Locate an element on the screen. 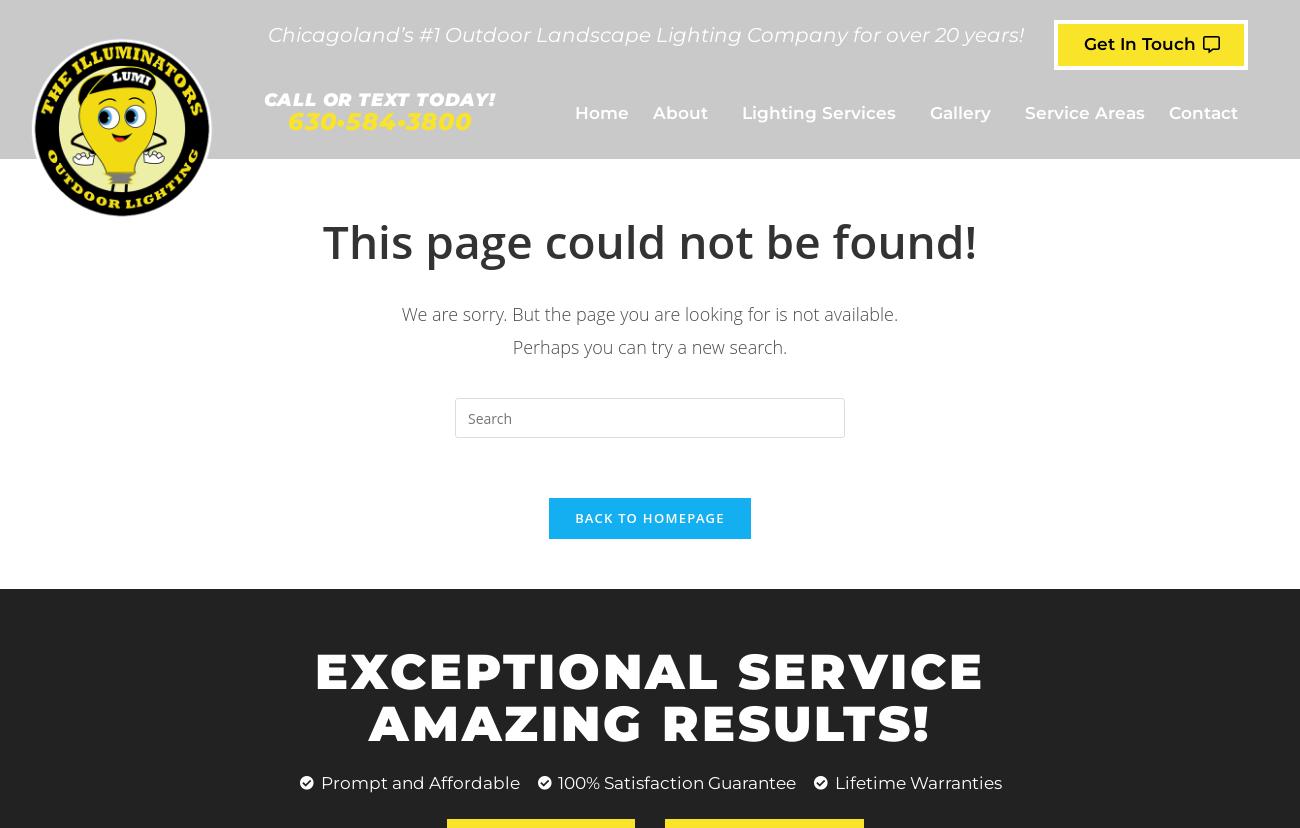 The width and height of the screenshot is (1300, 828). 'Contact' is located at coordinates (1202, 111).